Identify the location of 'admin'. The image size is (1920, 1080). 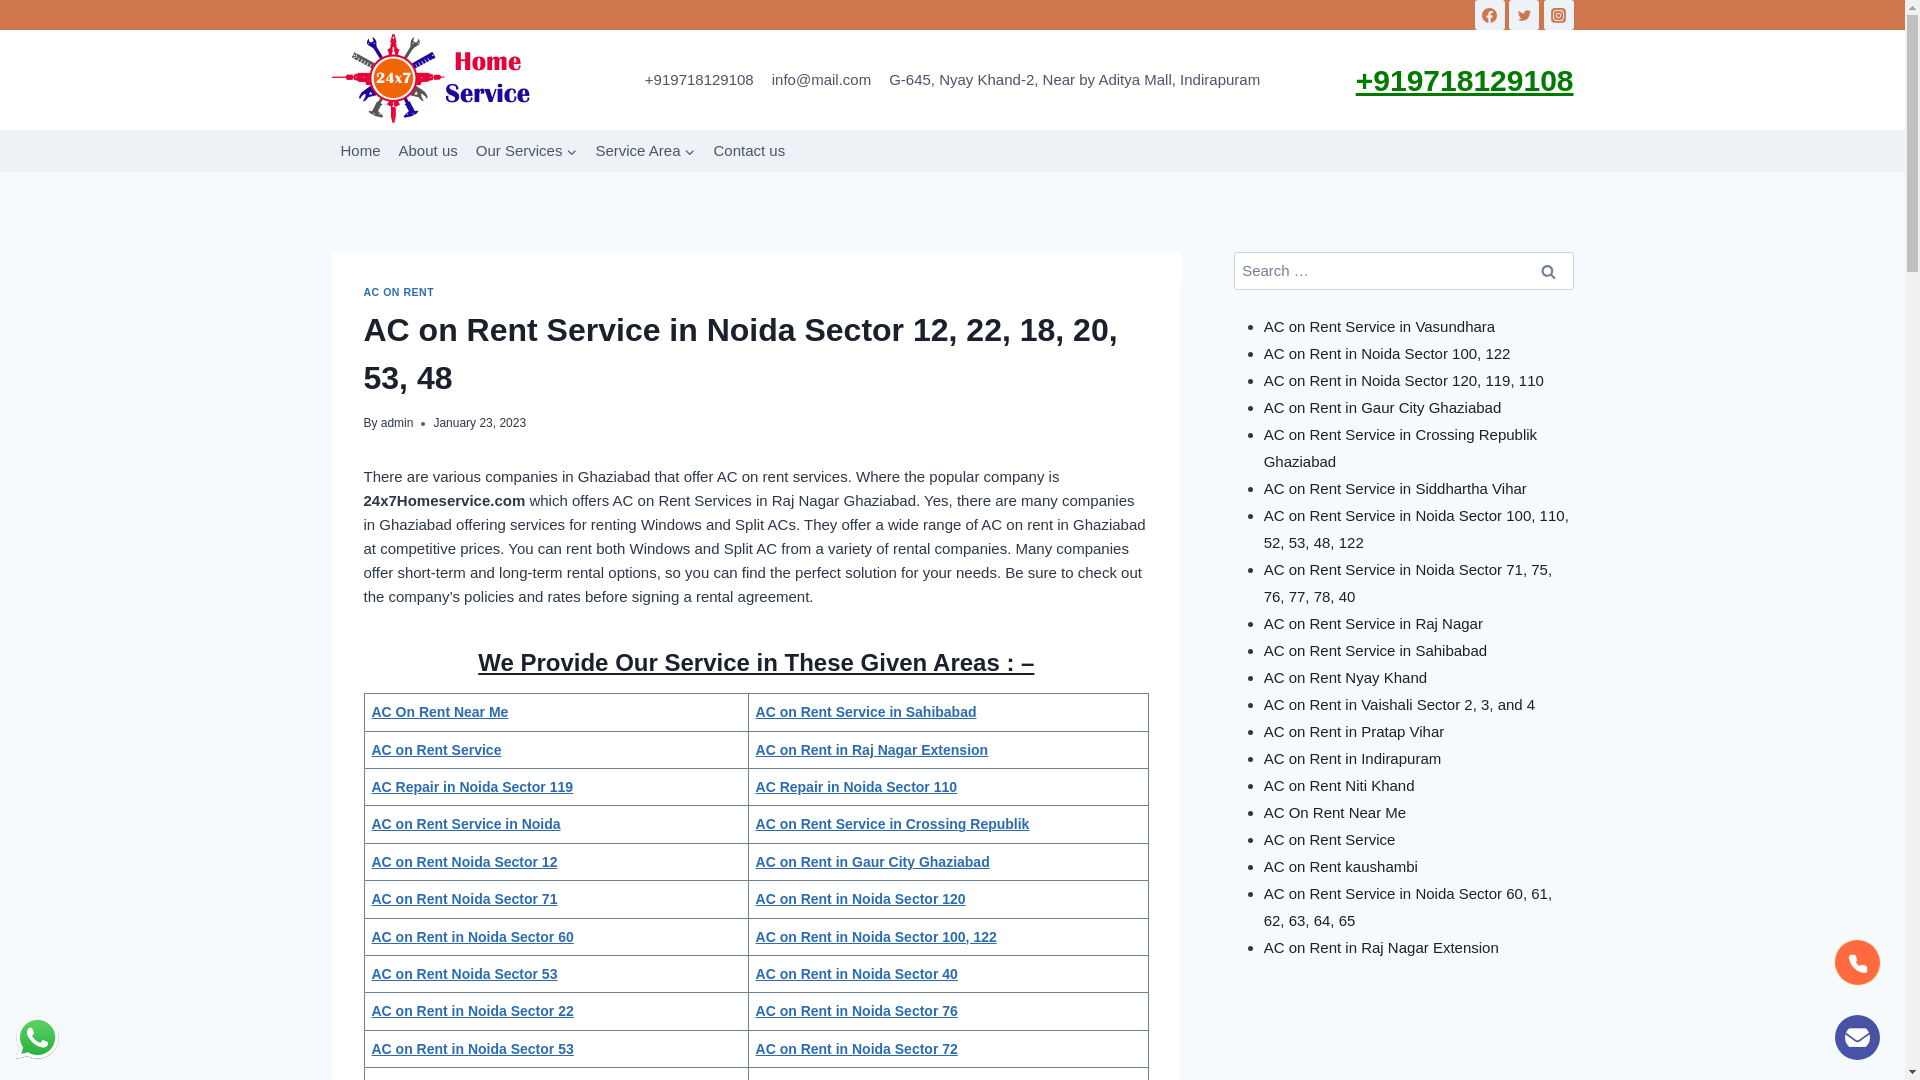
(397, 422).